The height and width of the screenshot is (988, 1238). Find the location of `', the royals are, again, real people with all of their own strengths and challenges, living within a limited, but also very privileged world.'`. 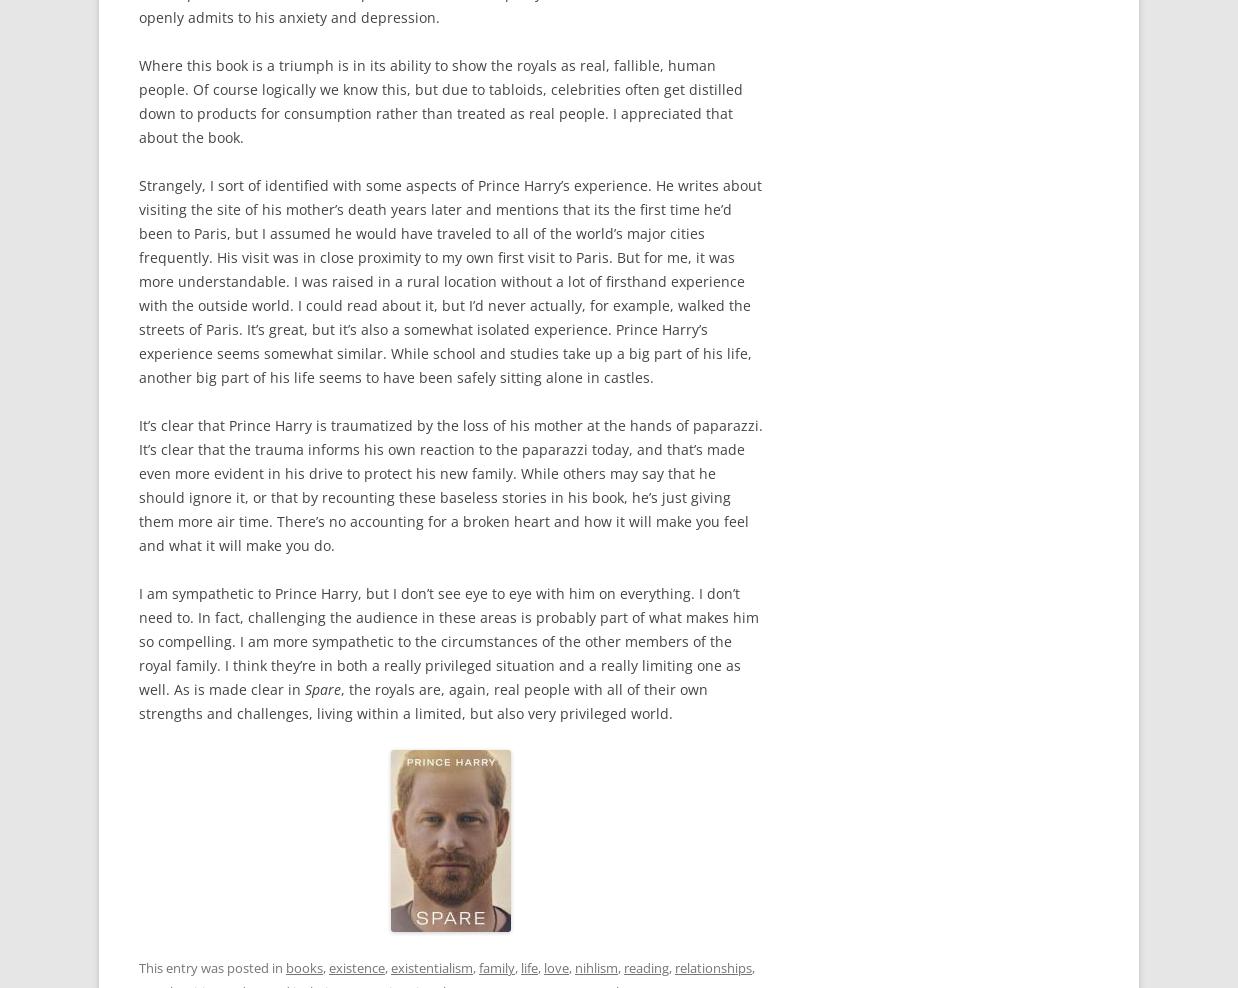

', the royals are, again, real people with all of their own strengths and challenges, living within a limited, but also very privileged world.' is located at coordinates (422, 701).